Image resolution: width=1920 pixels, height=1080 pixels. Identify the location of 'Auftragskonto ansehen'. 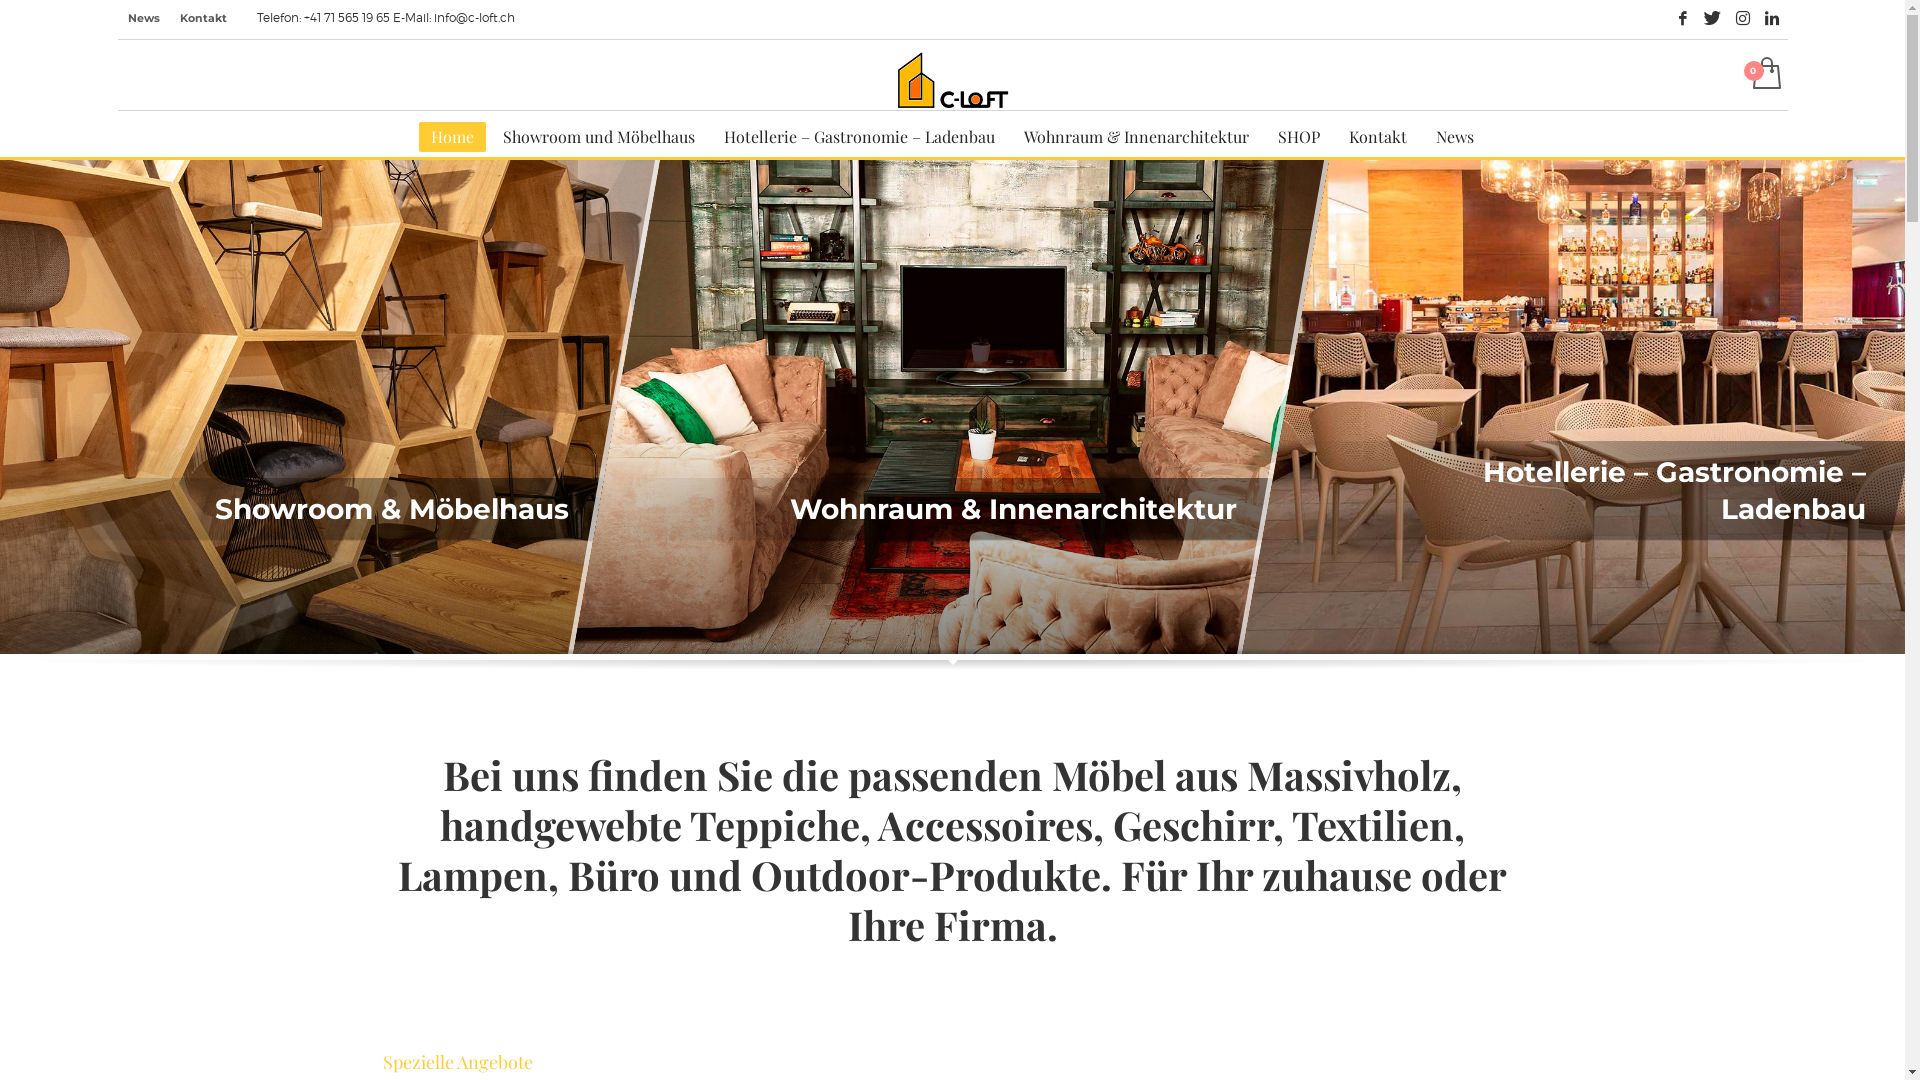
(1764, 73).